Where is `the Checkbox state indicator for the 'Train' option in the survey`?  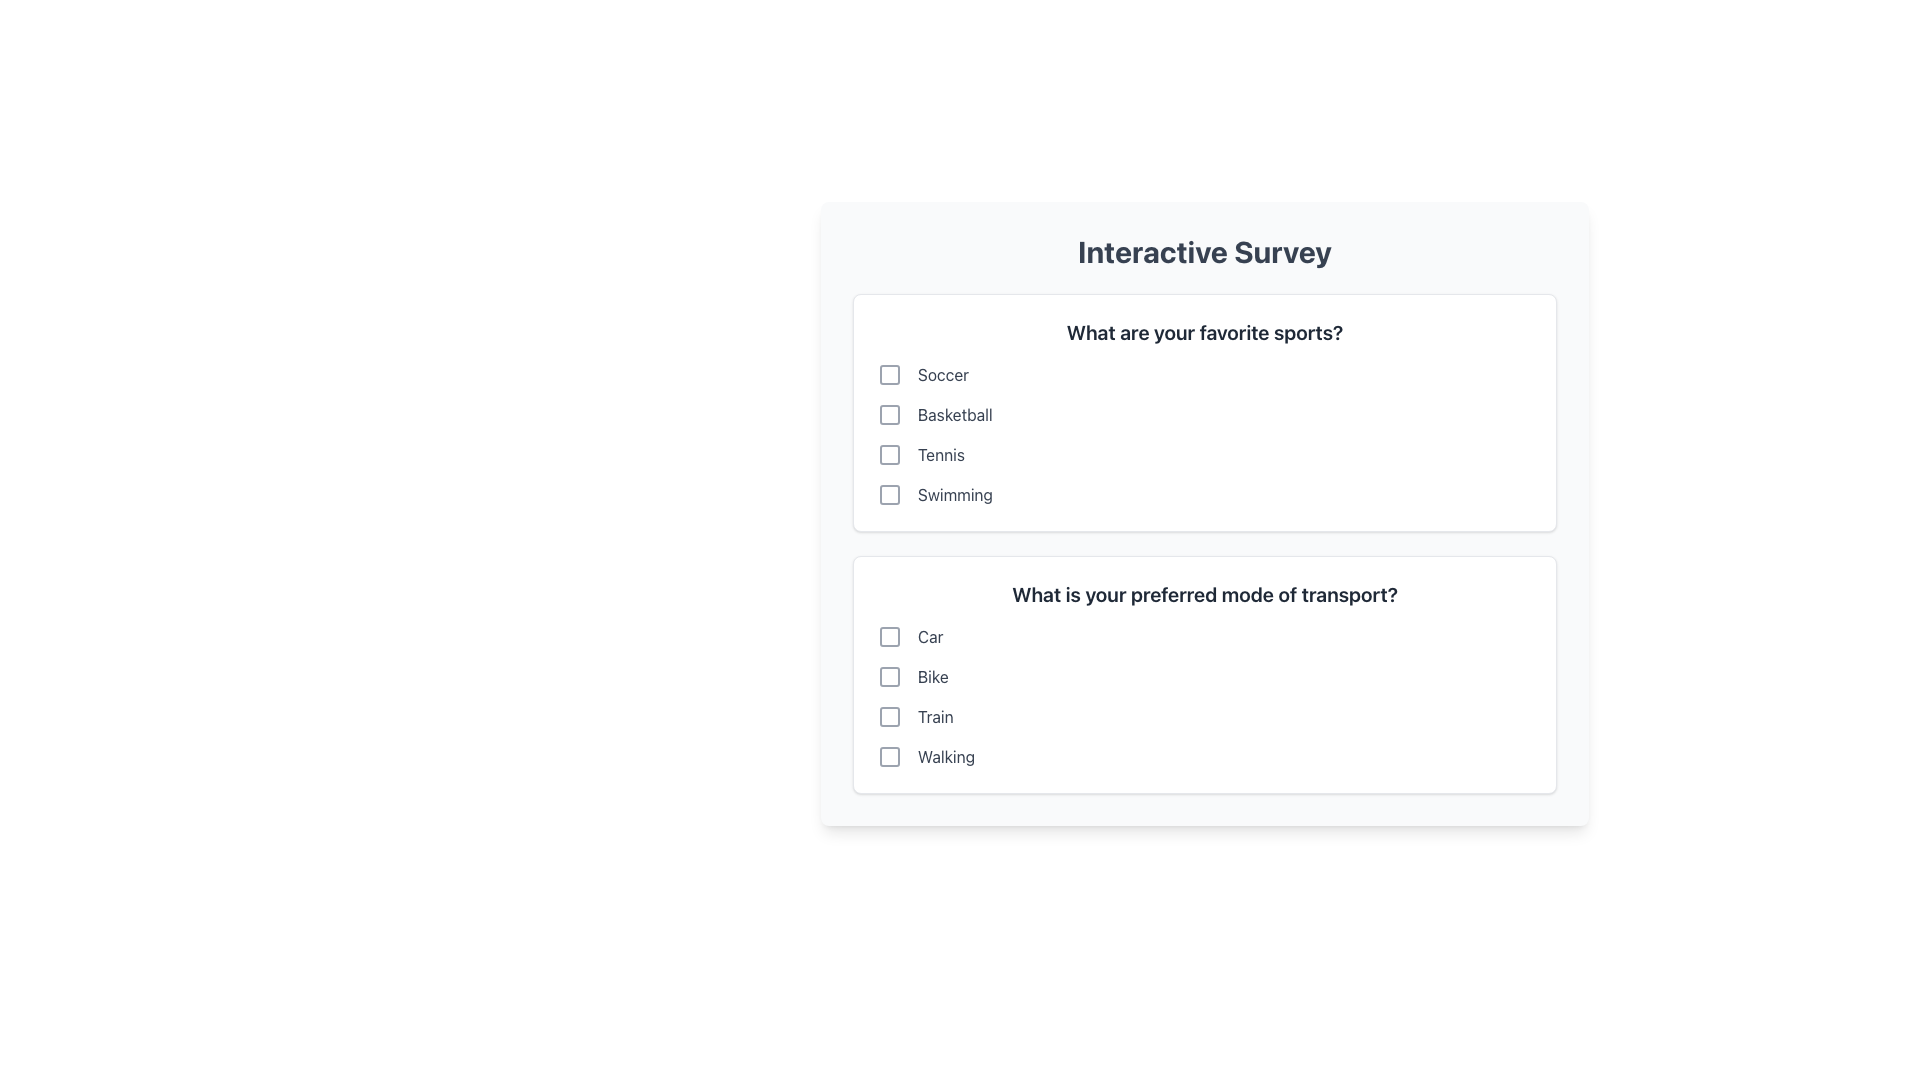 the Checkbox state indicator for the 'Train' option in the survey is located at coordinates (888, 716).